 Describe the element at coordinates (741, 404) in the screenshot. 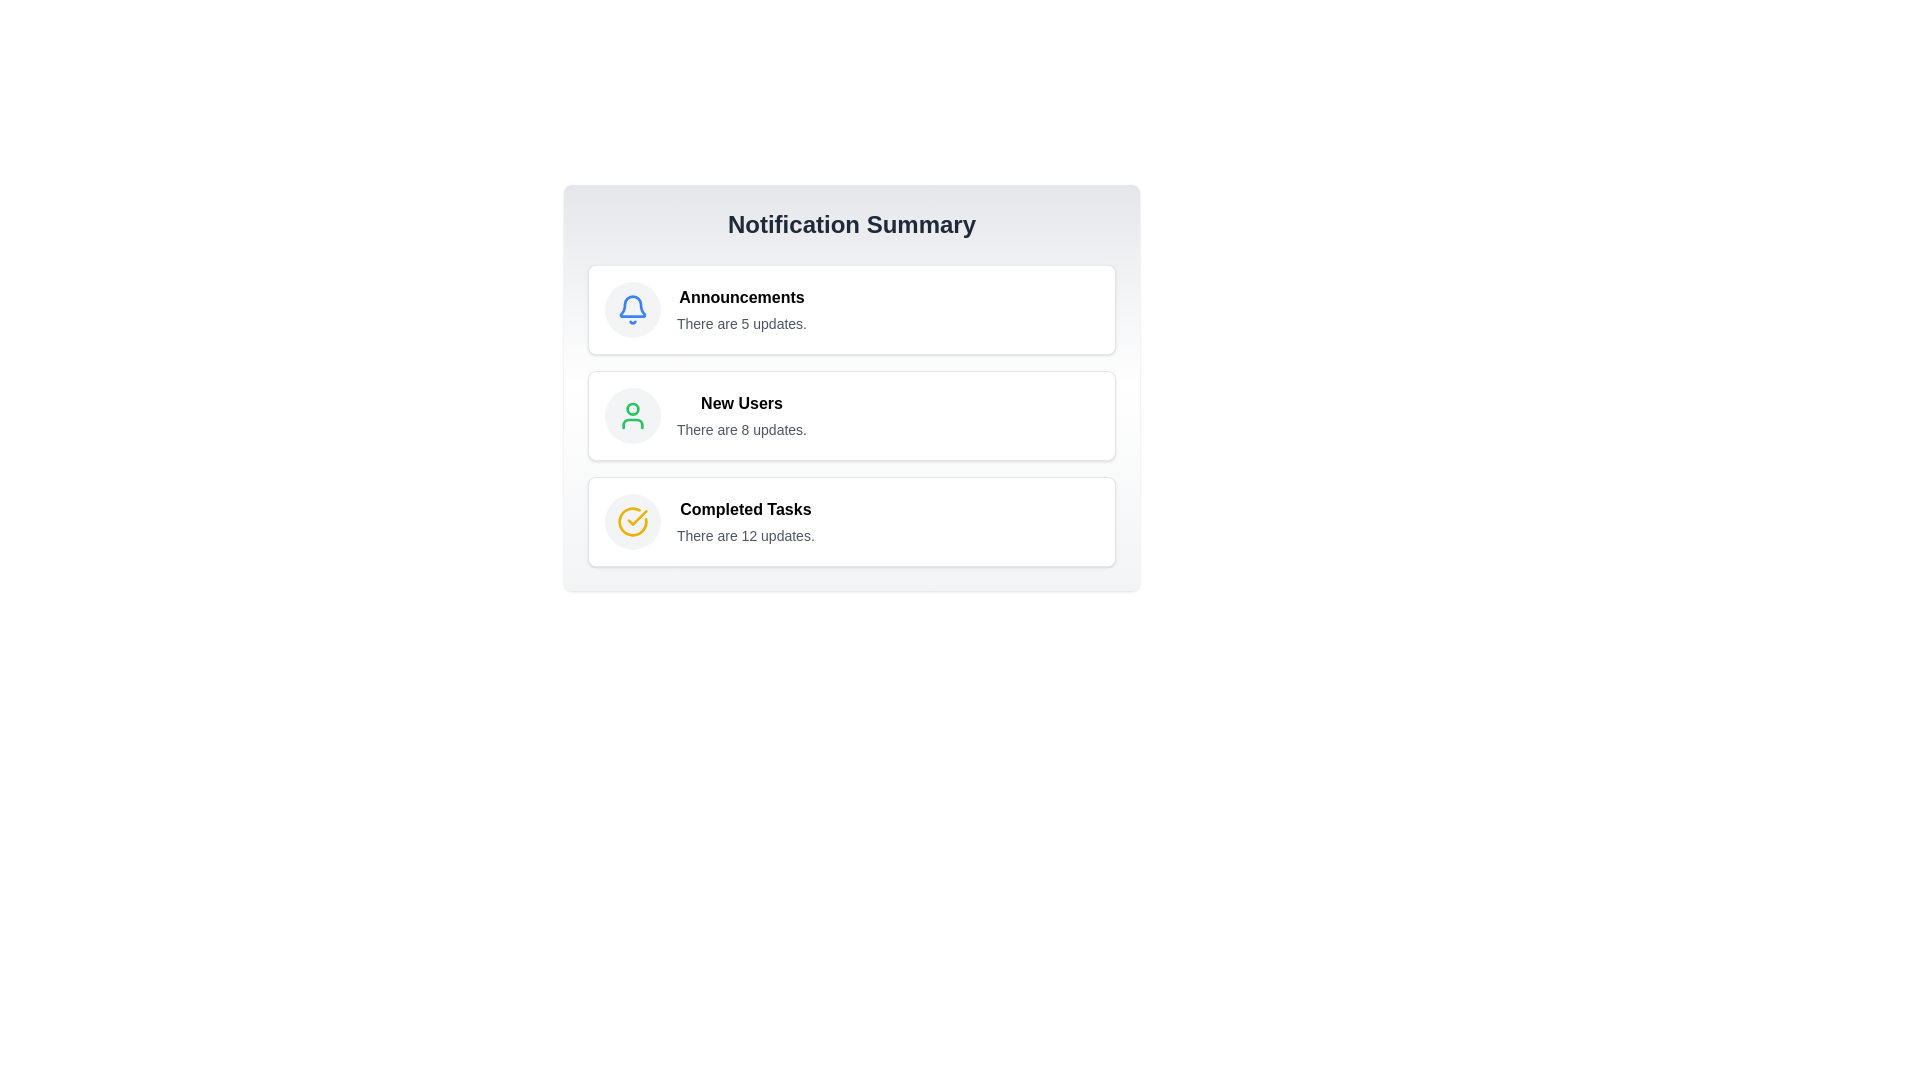

I see `text label indicating 'New Users' in the notification summary, which is located in the second row of the notification item` at that location.